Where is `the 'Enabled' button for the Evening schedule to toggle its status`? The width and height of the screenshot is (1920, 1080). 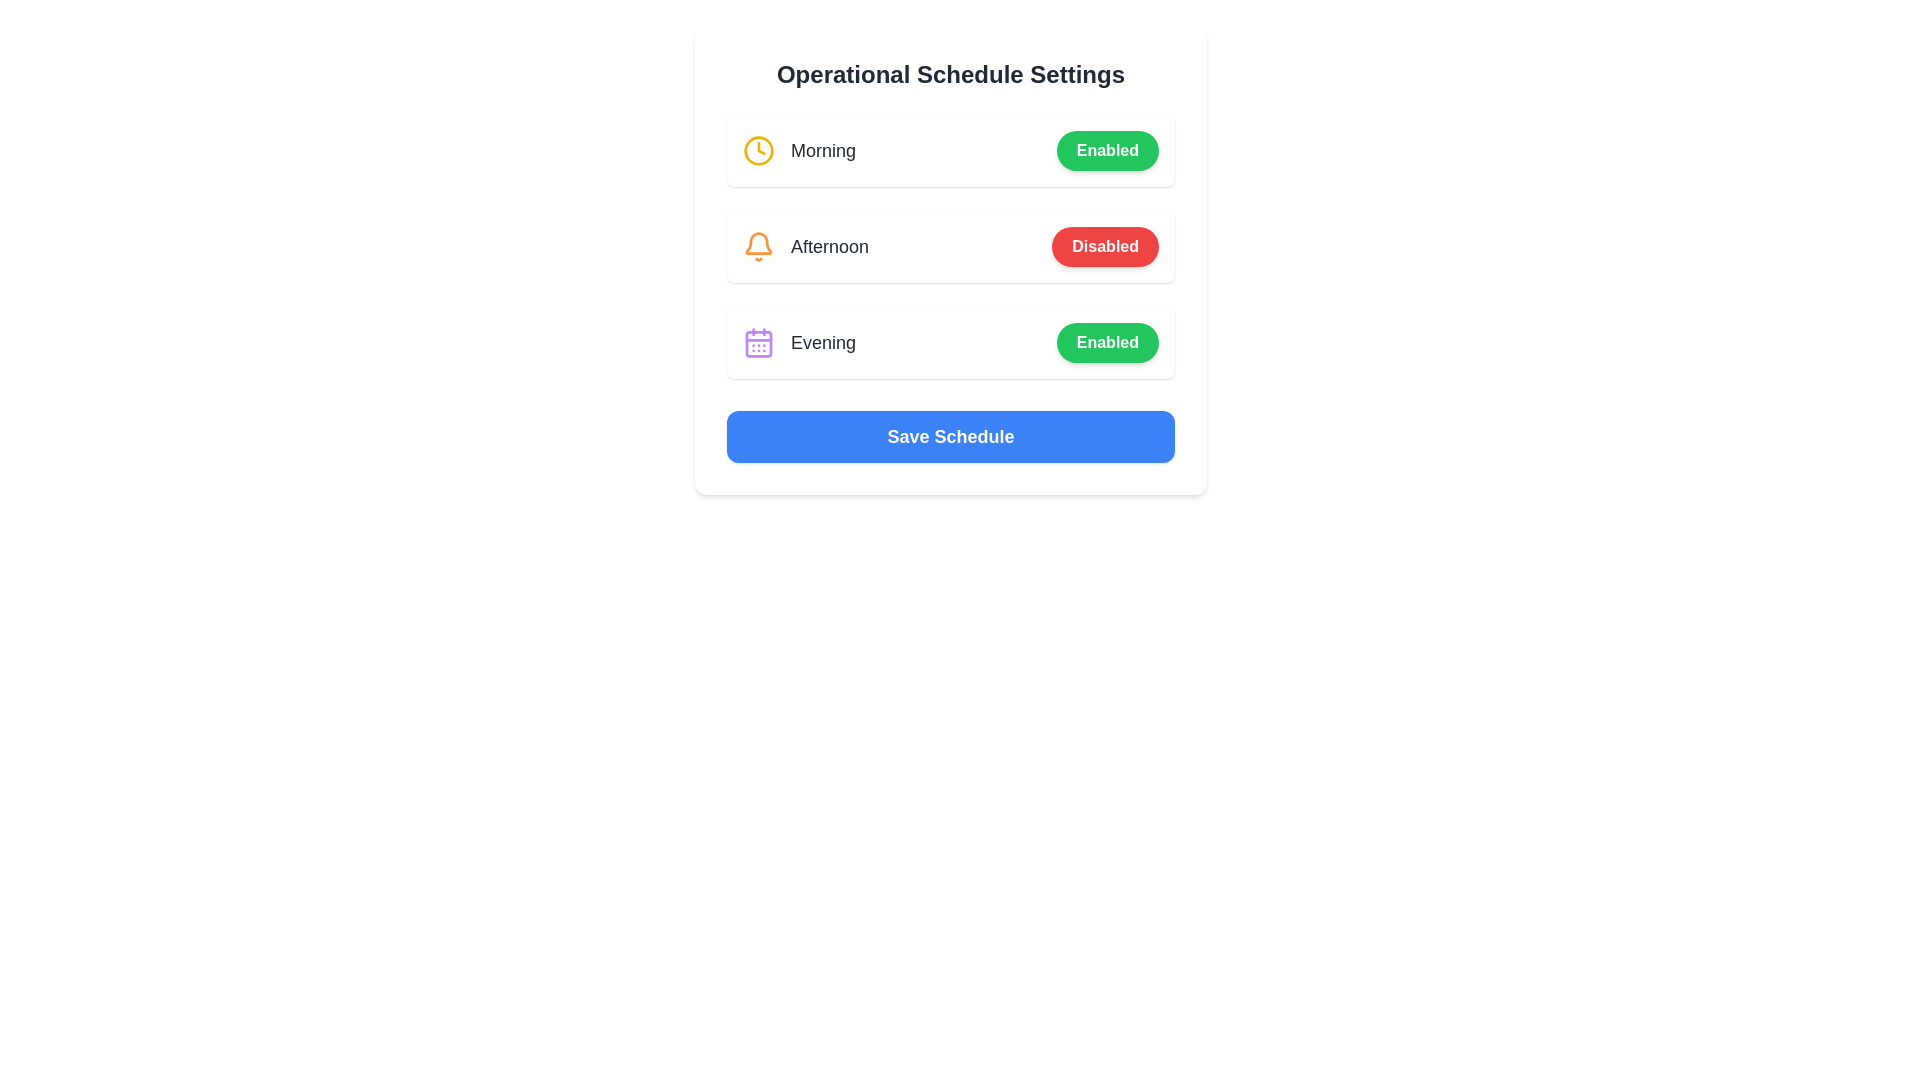
the 'Enabled' button for the Evening schedule to toggle its status is located at coordinates (1106, 342).